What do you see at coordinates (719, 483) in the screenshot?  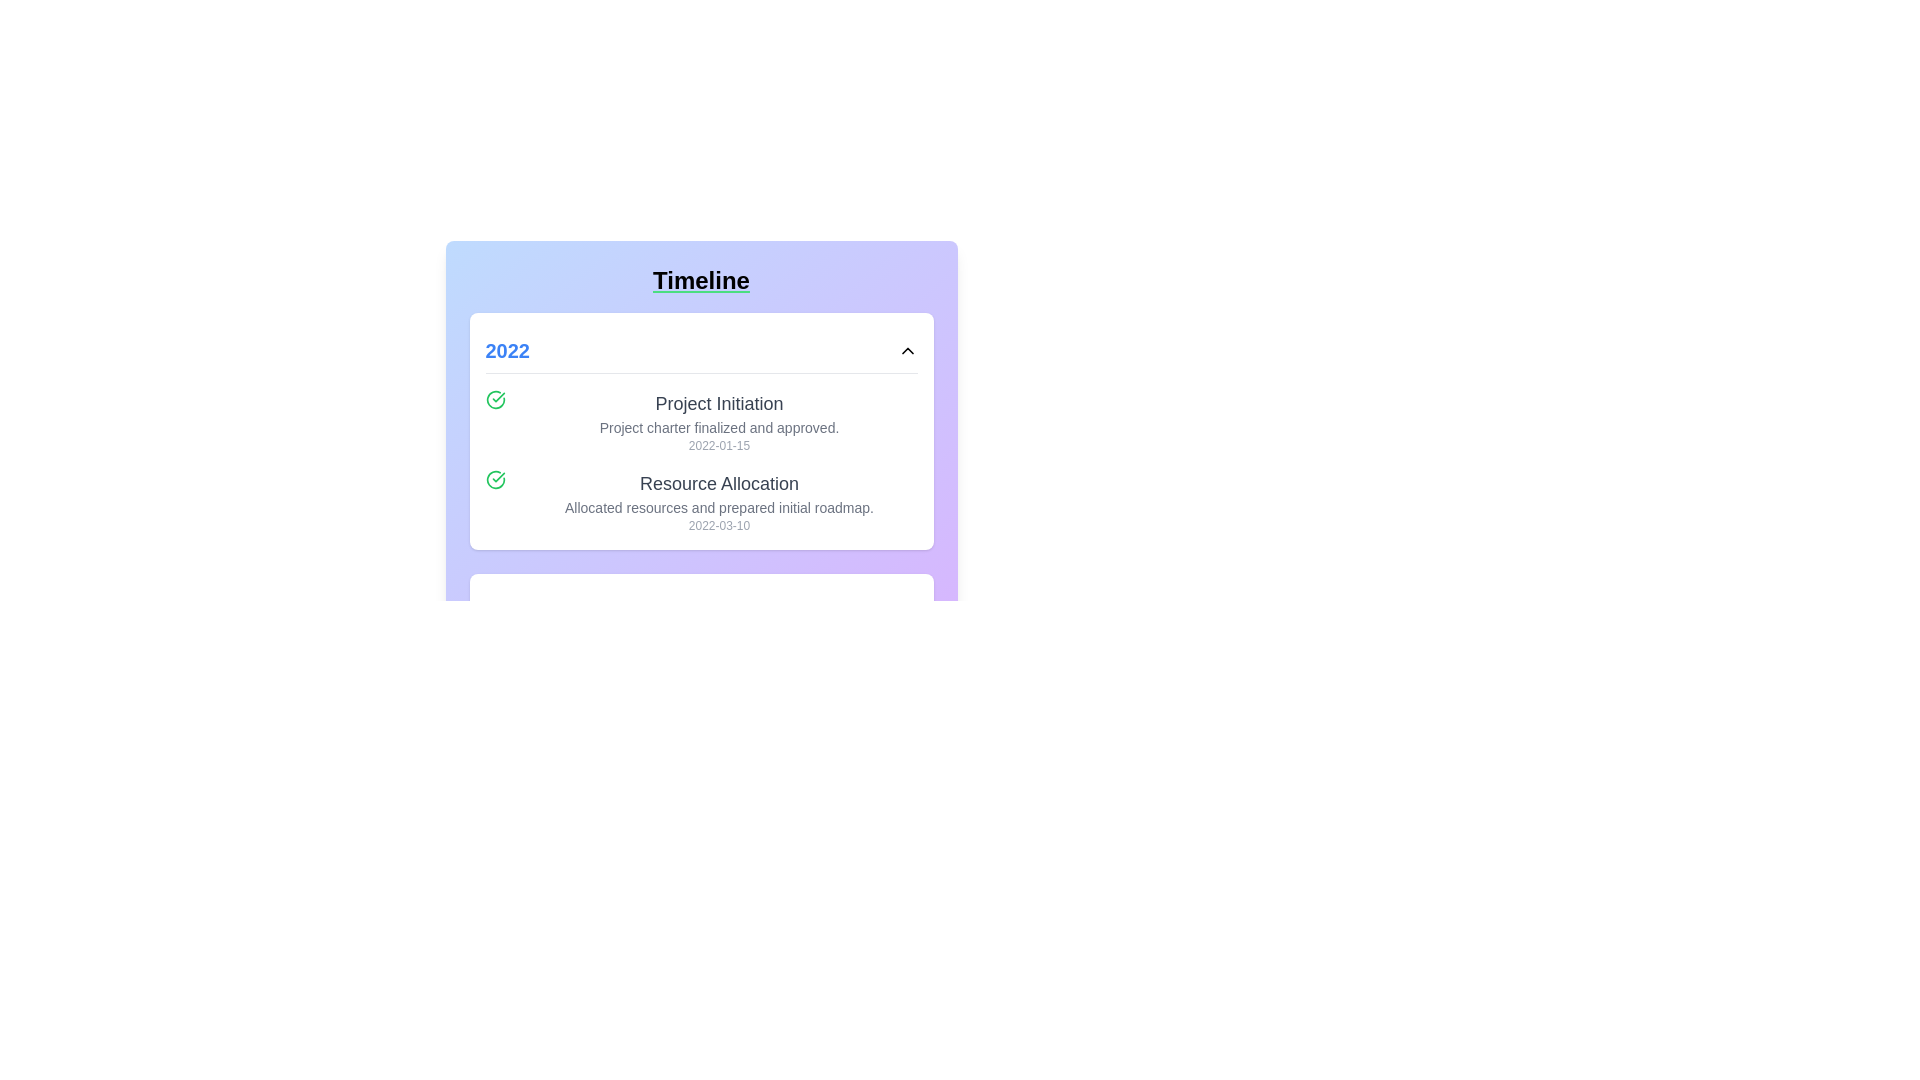 I see `the text label that reads 'Resource Allocation', which is prominently displayed in a large font size and gray color, located just below 'Project Initiation' in the timeline for 2022` at bounding box center [719, 483].